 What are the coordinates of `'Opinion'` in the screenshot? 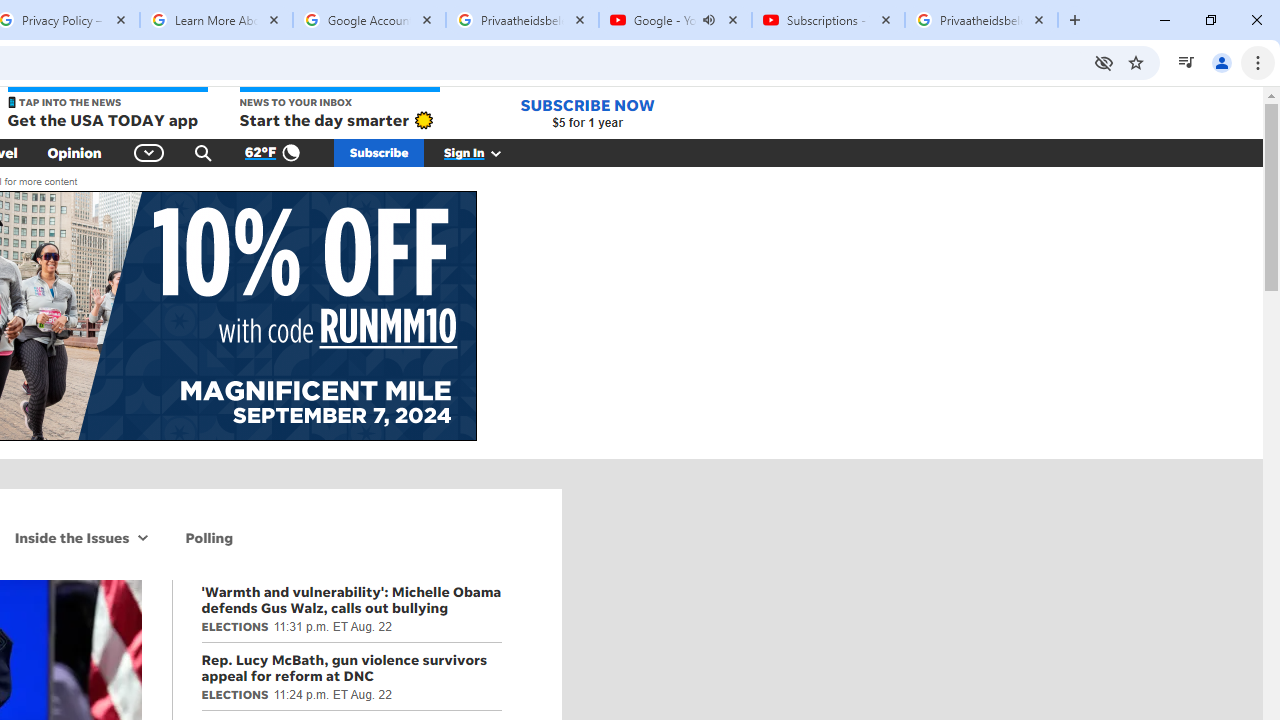 It's located at (74, 152).